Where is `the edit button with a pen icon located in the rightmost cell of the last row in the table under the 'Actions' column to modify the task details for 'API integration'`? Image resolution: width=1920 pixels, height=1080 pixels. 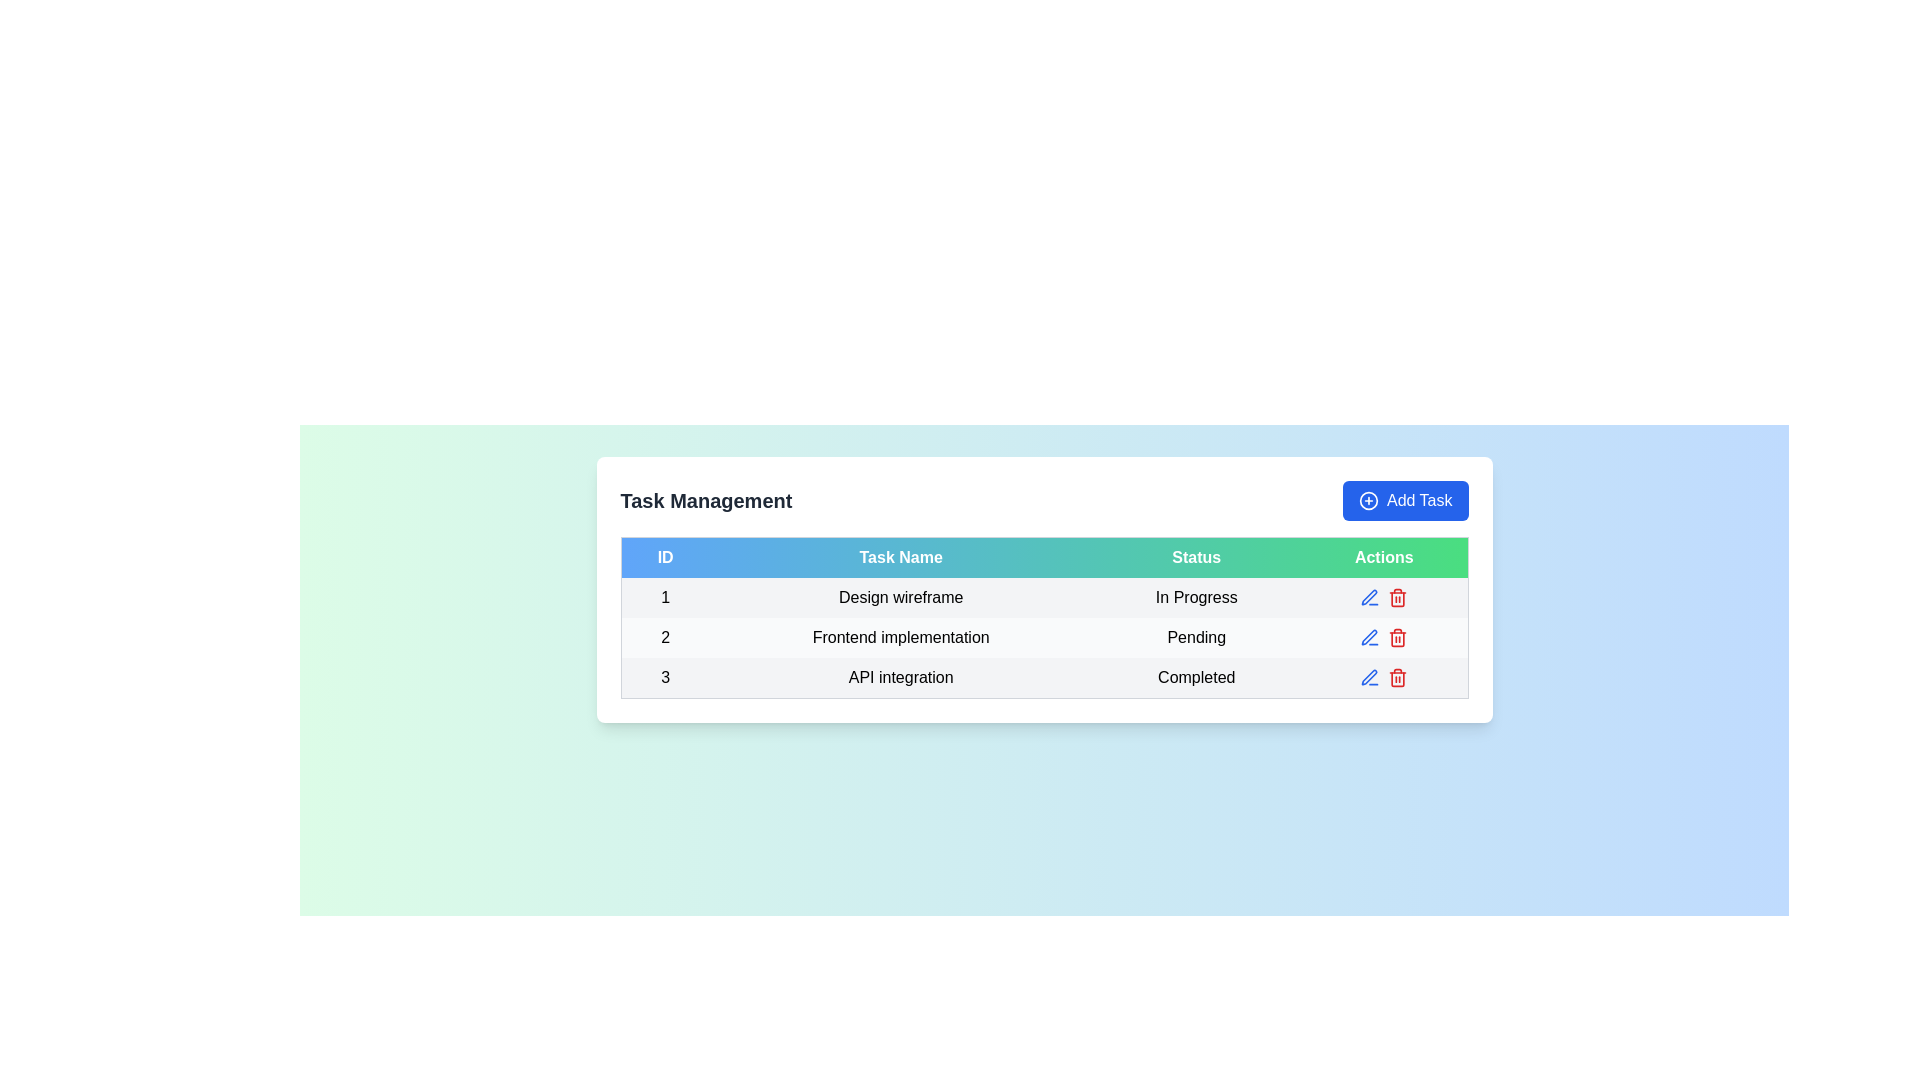 the edit button with a pen icon located in the rightmost cell of the last row in the table under the 'Actions' column to modify the task details for 'API integration' is located at coordinates (1368, 677).